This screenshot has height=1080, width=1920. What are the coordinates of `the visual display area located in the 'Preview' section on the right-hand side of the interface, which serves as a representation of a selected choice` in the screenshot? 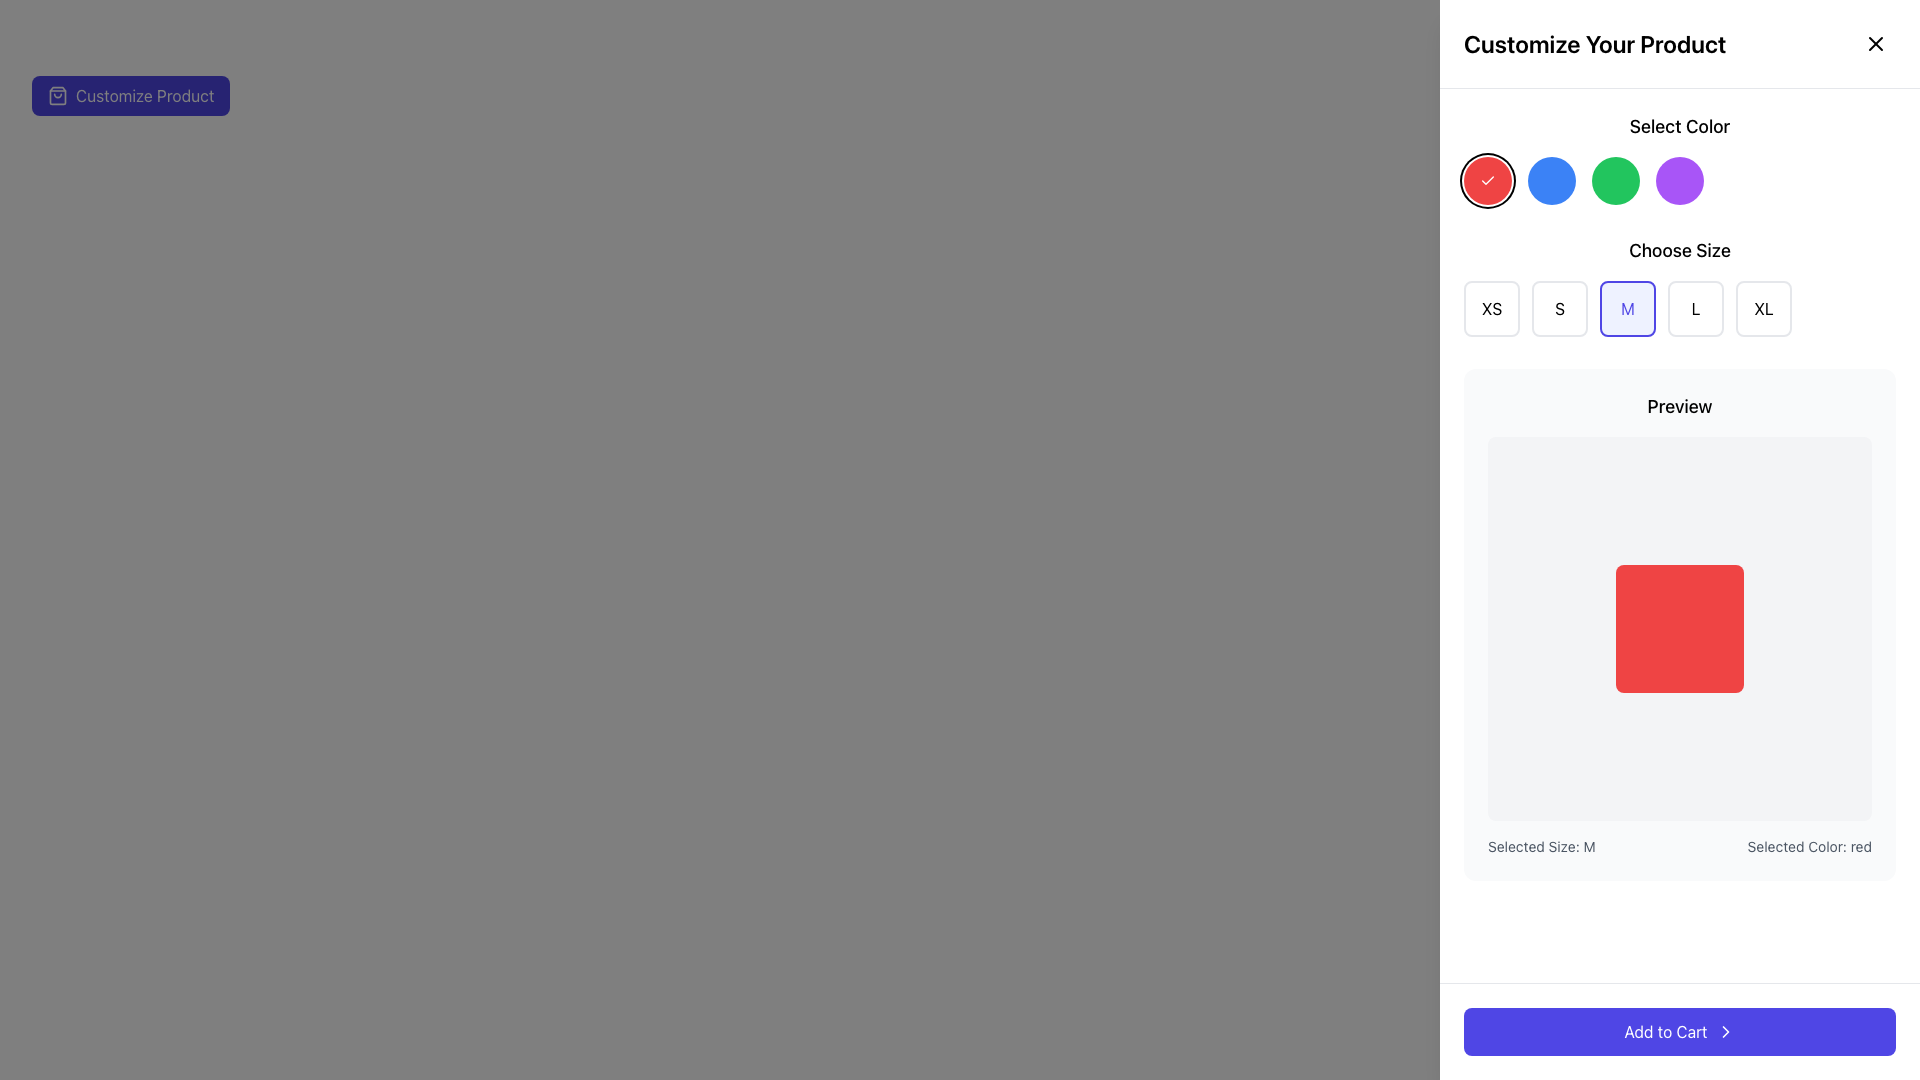 It's located at (1680, 627).